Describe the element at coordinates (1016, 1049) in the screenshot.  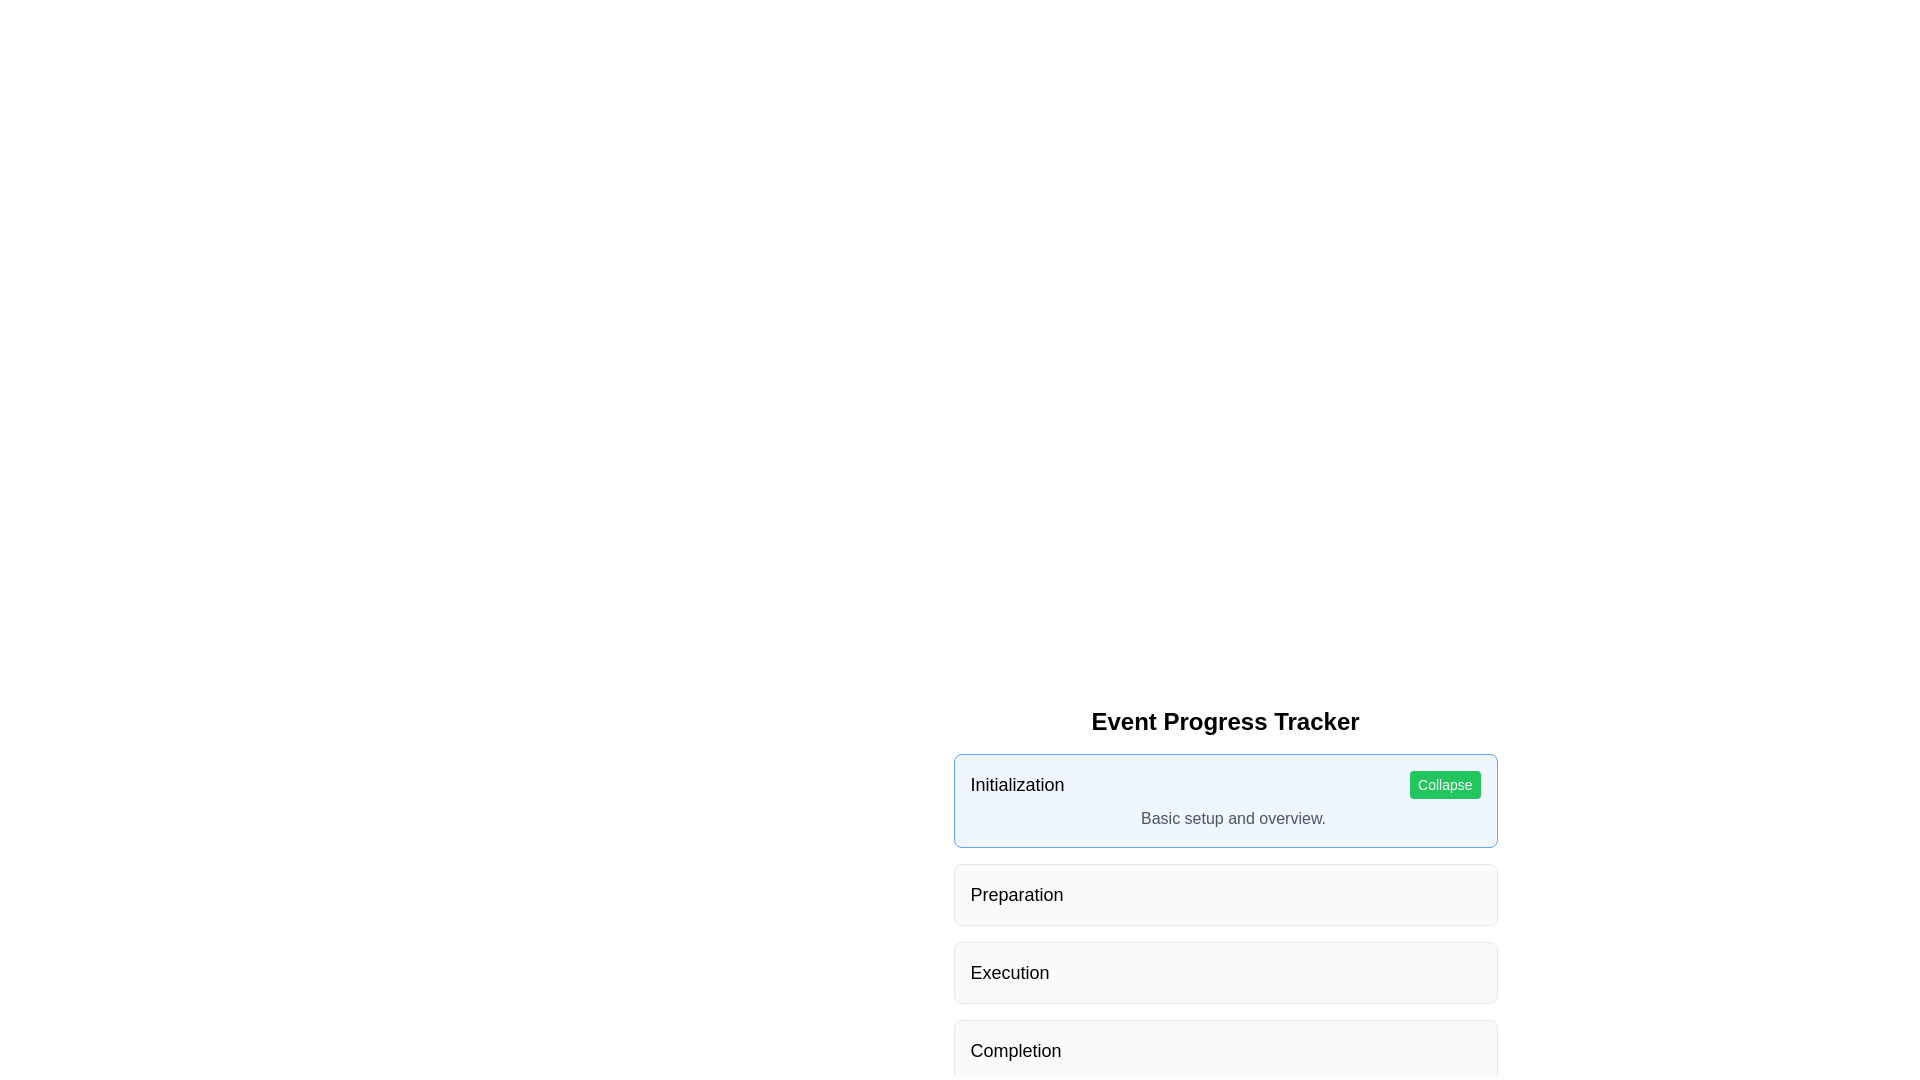
I see `the static text label that serves as the header for the 'Completion' stage of the progress tracker` at that location.